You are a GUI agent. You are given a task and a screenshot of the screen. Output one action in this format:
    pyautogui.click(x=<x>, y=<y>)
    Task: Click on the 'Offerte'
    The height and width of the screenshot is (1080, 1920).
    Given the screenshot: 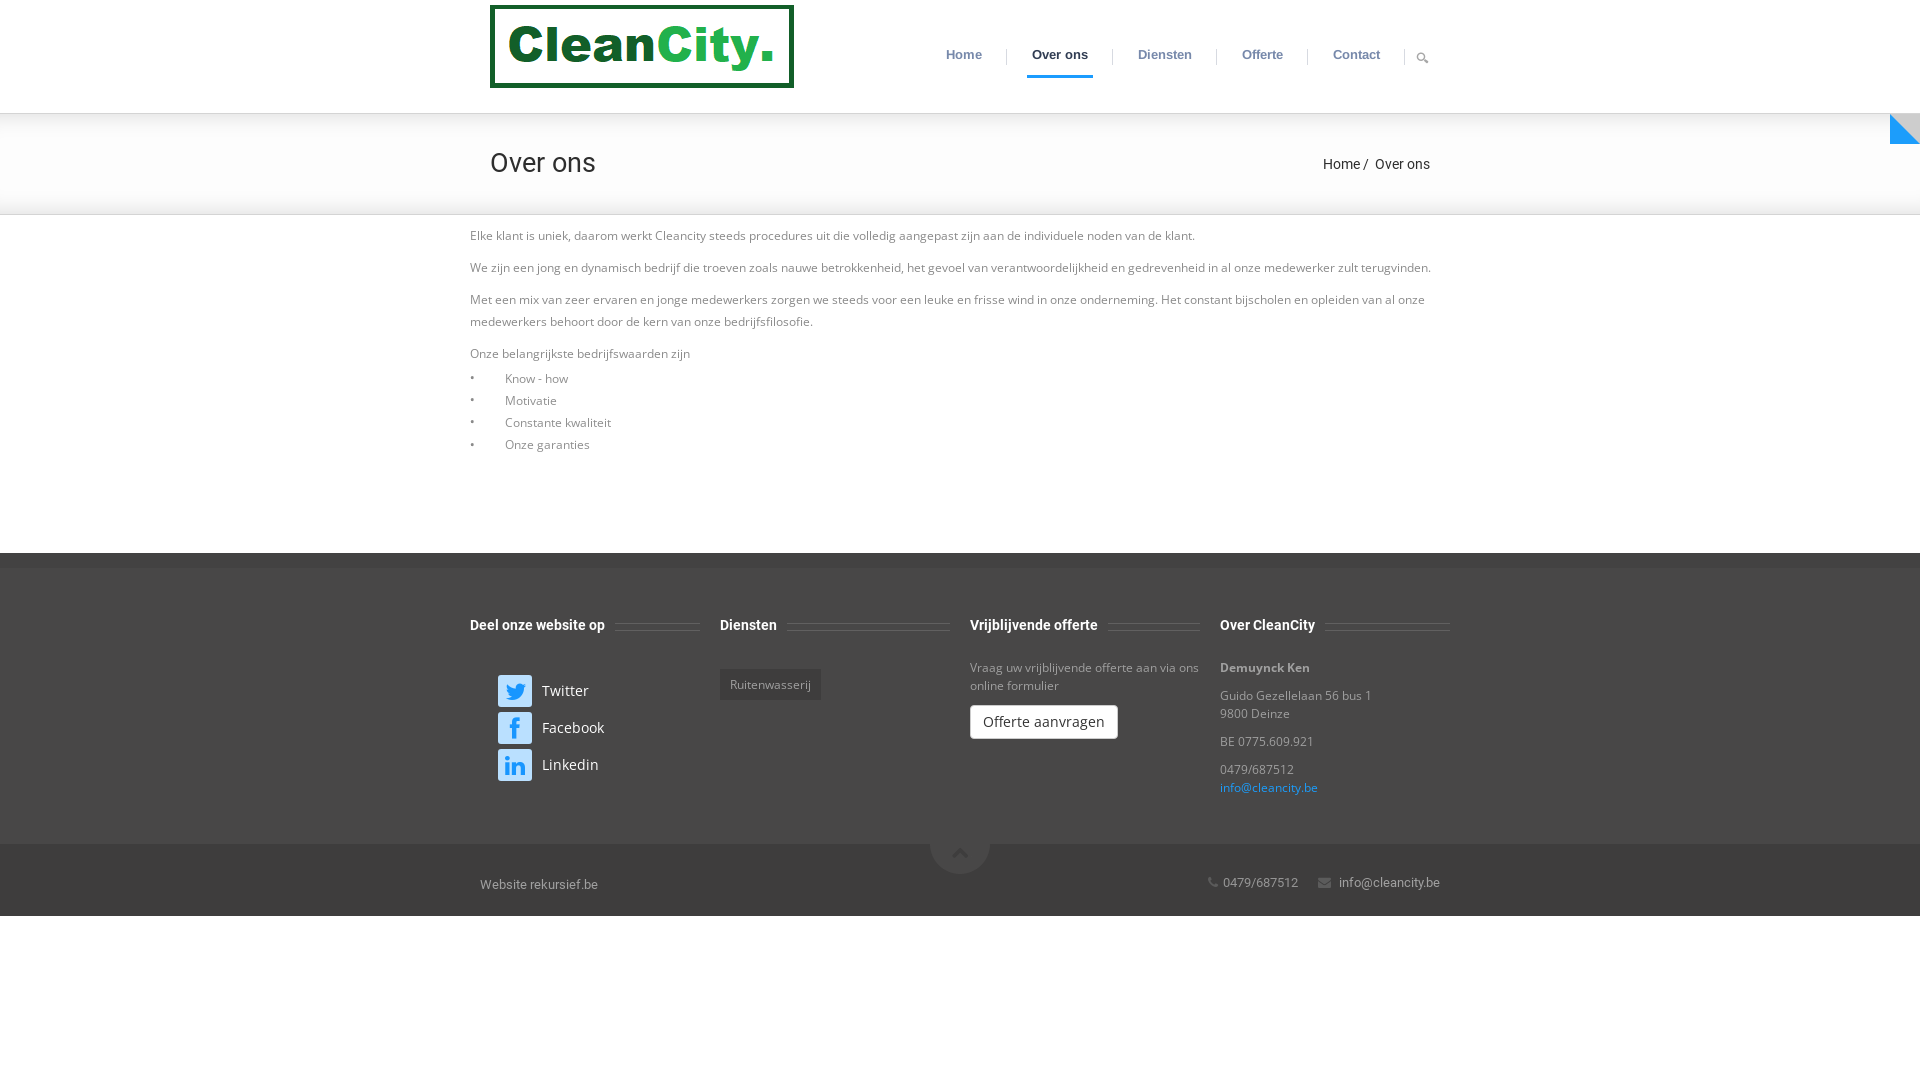 What is the action you would take?
    pyautogui.click(x=1261, y=55)
    